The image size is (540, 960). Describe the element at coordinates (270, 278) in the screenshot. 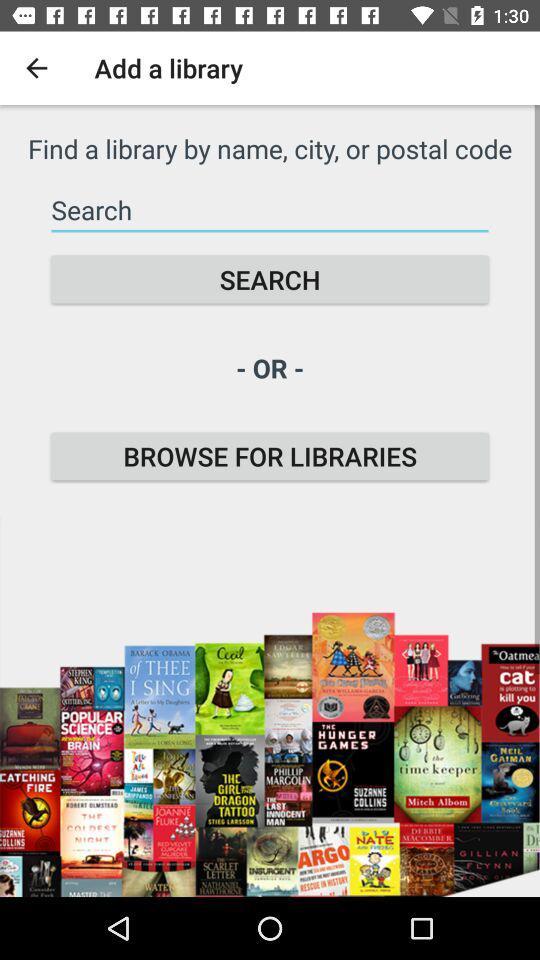

I see `the icon above the - or - icon` at that location.